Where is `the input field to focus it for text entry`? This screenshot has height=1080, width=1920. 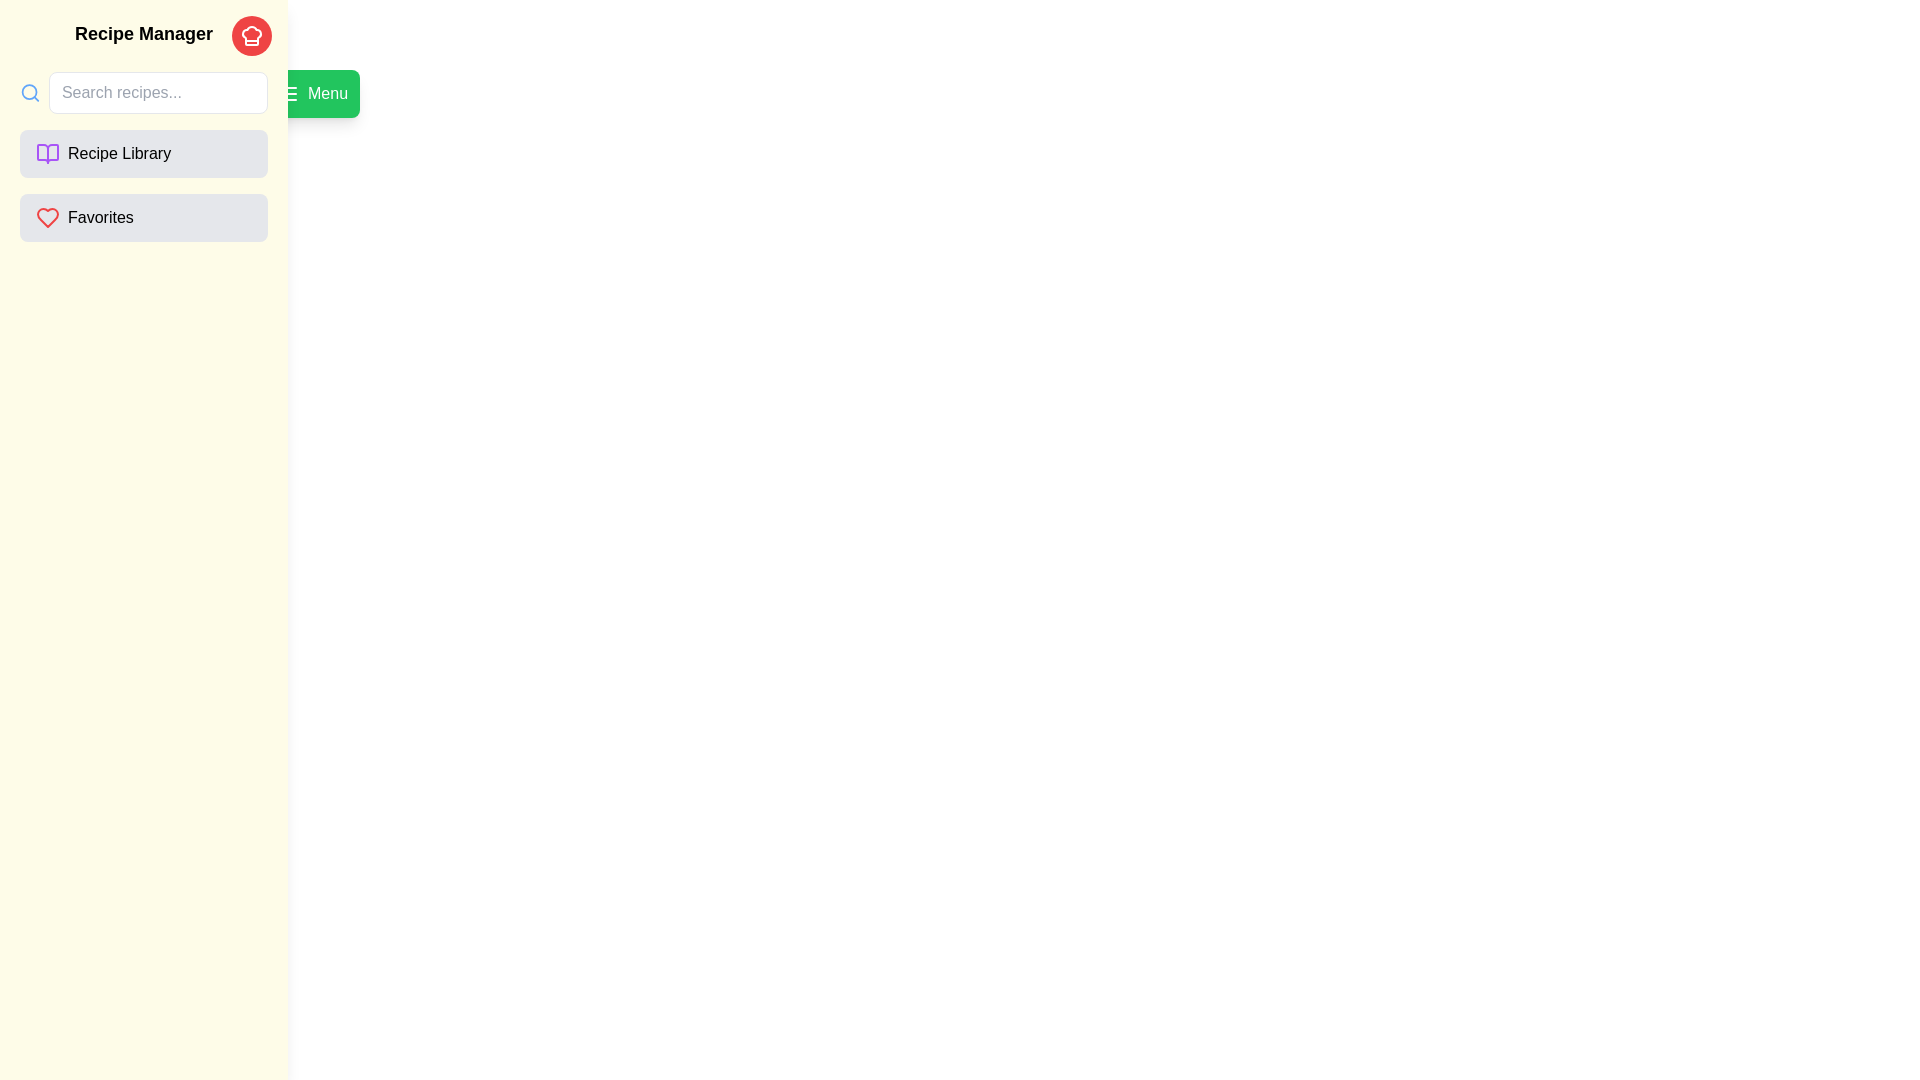
the input field to focus it for text entry is located at coordinates (157, 92).